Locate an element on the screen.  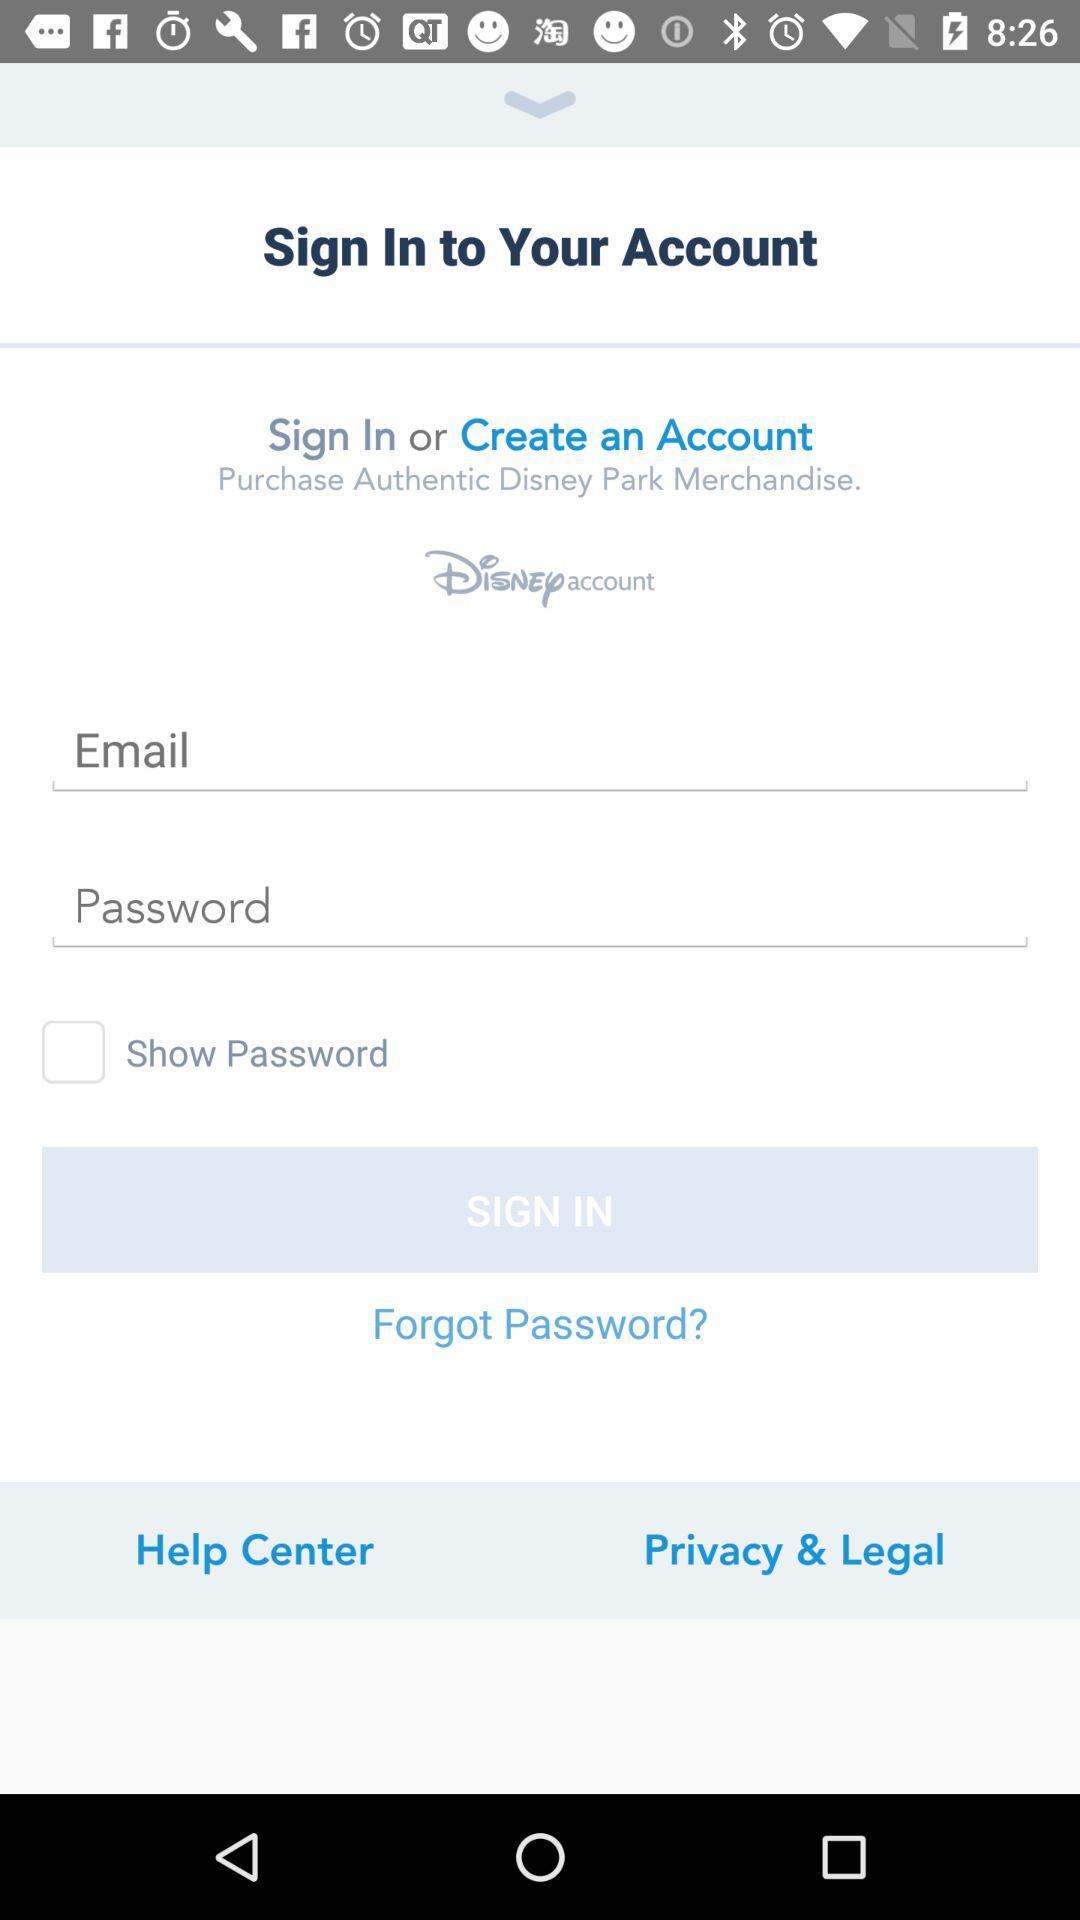
item next to the show password item is located at coordinates (72, 1051).